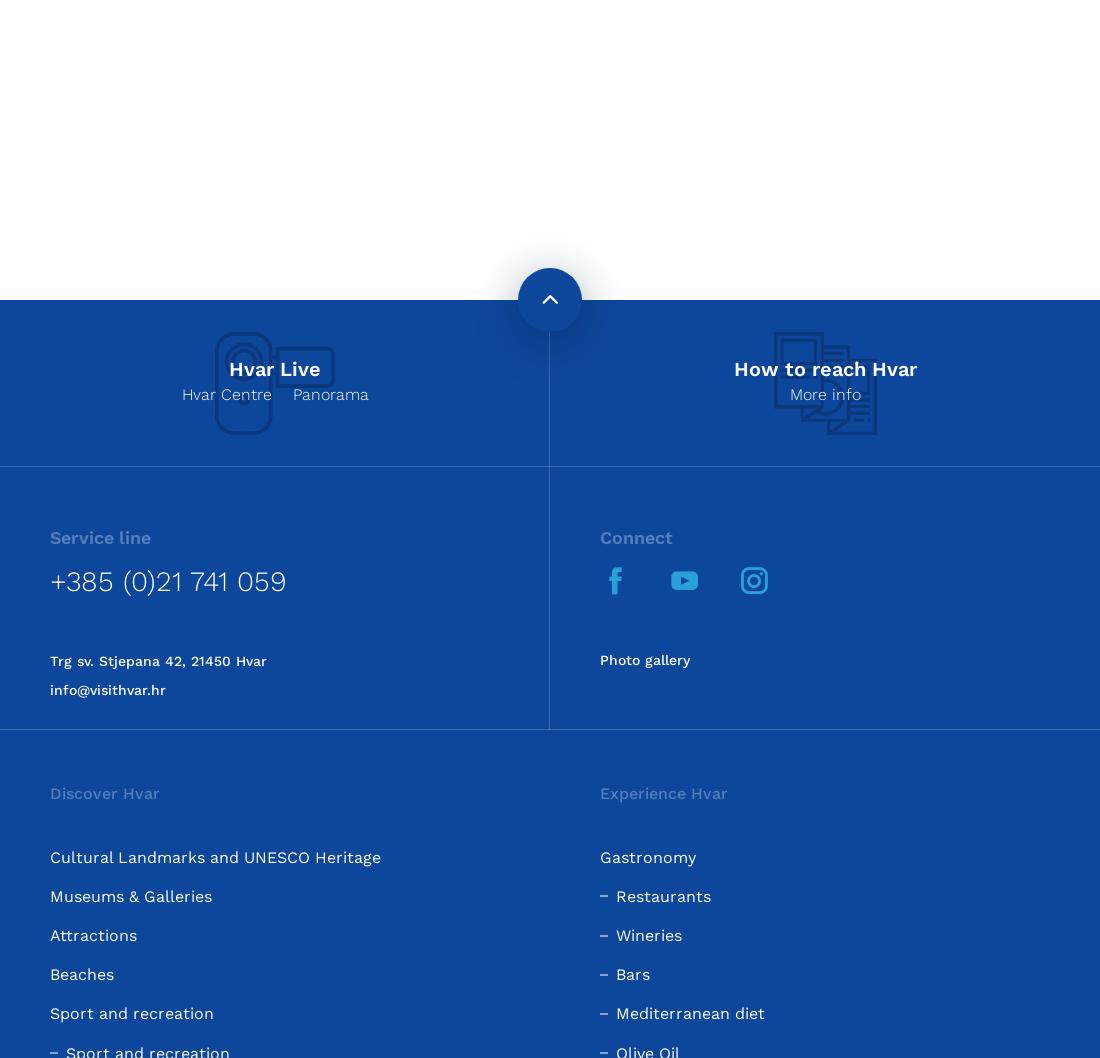 This screenshot has width=1100, height=1058. I want to click on 'Restaurants', so click(615, 895).